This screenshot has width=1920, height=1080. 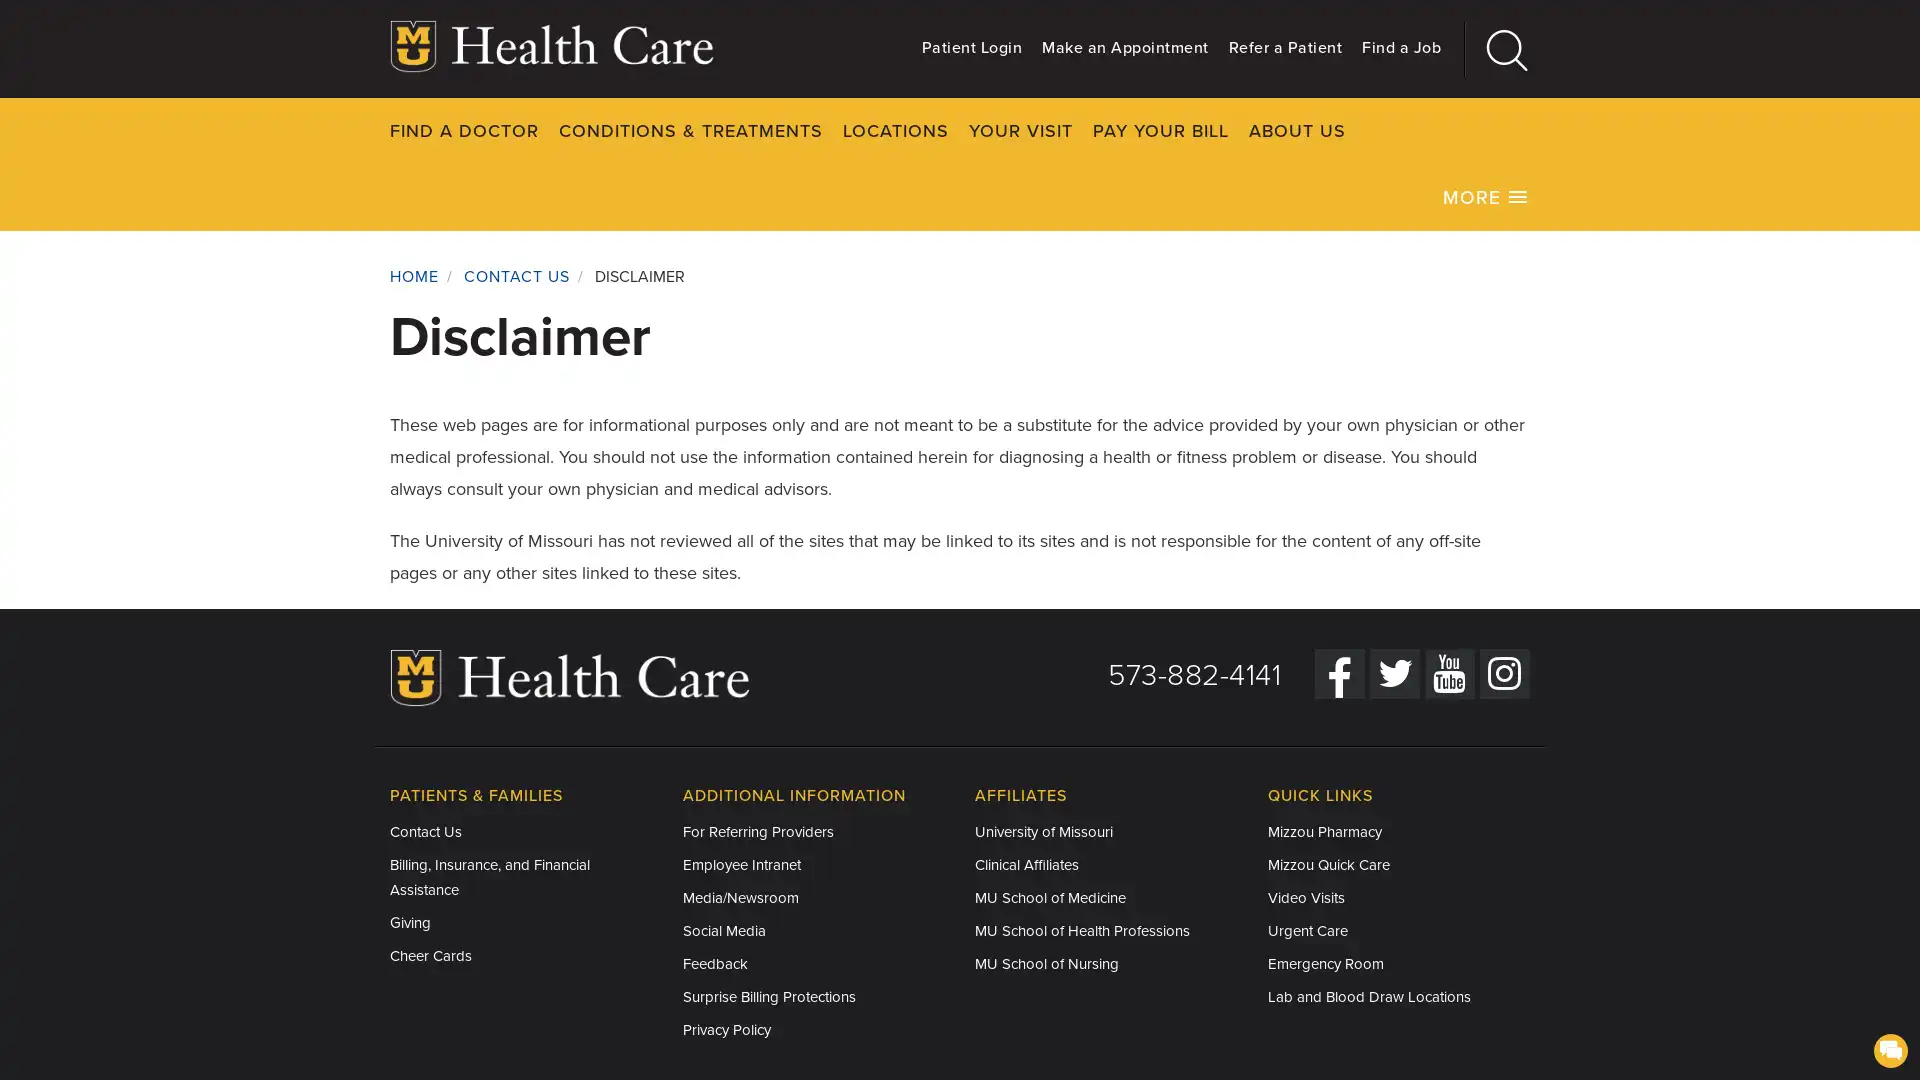 I want to click on MORE, so click(x=1486, y=196).